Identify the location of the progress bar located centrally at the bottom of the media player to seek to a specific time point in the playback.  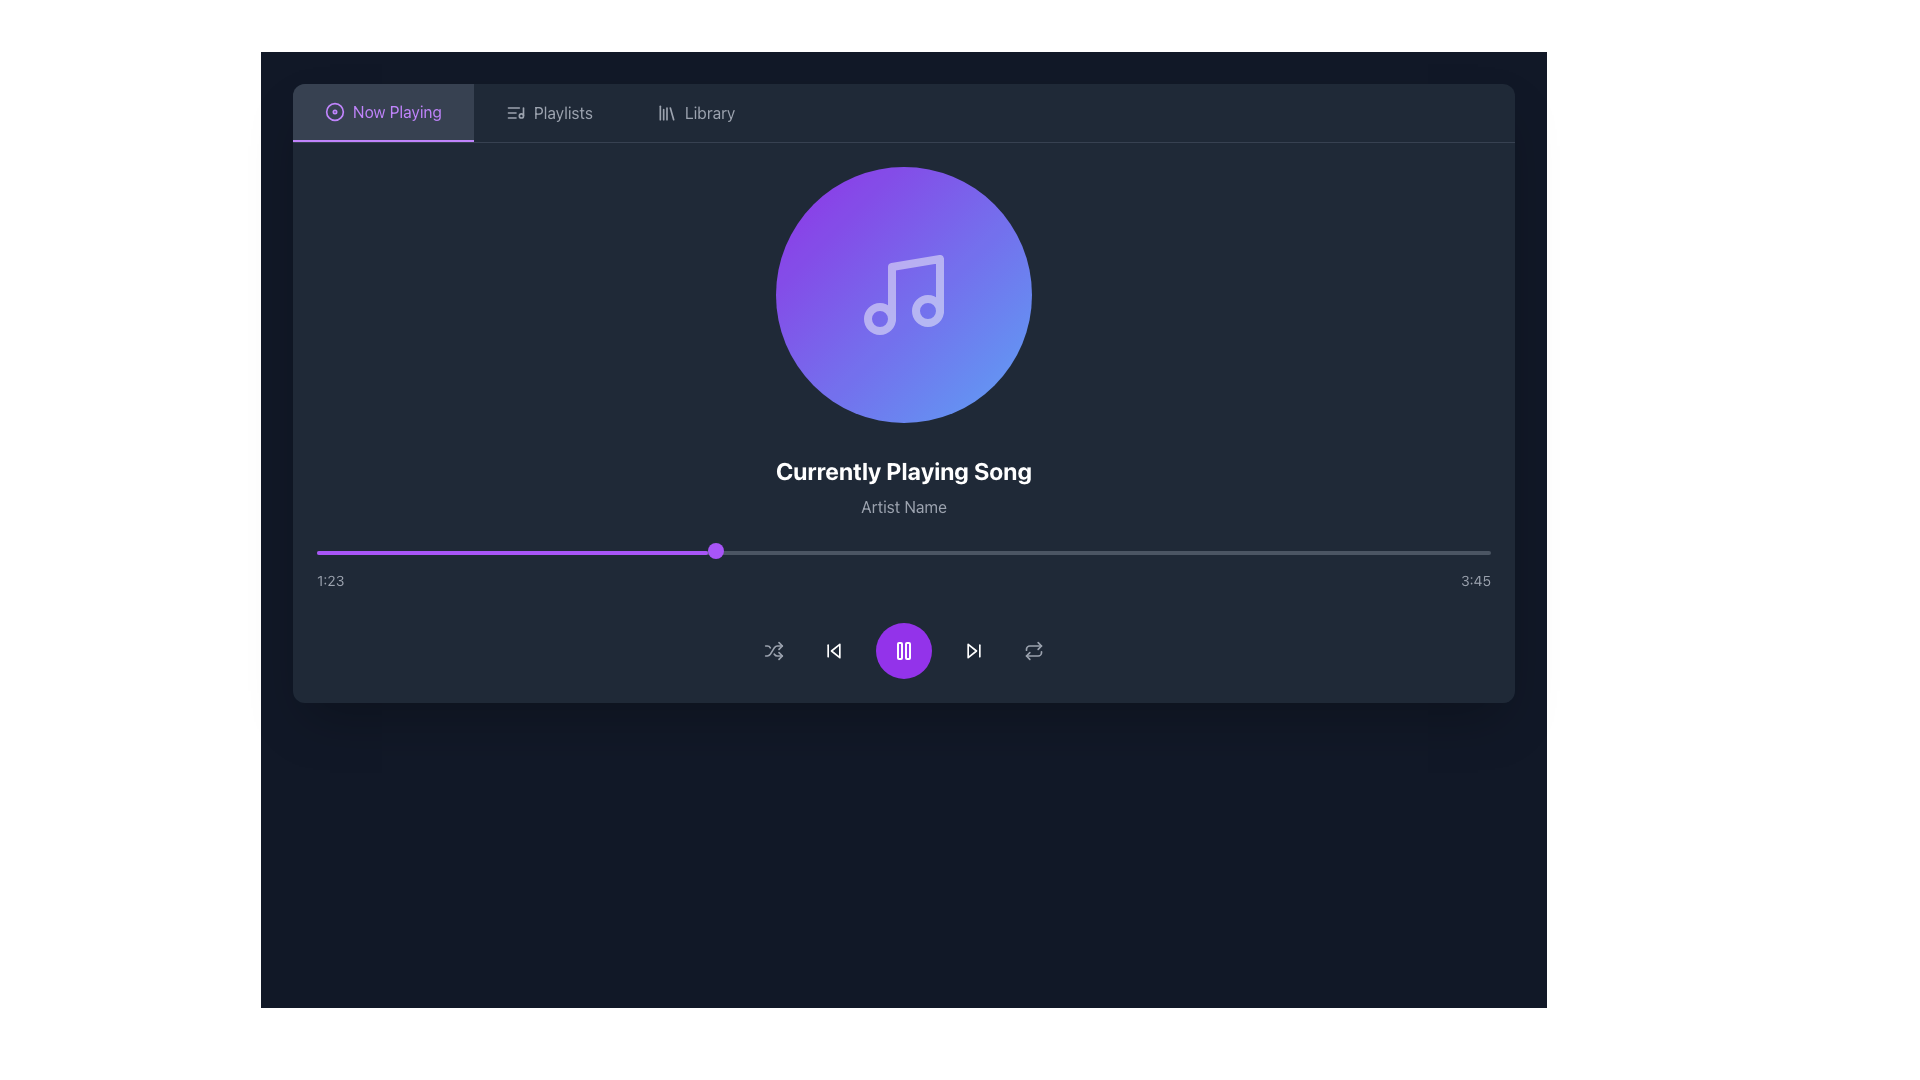
(902, 570).